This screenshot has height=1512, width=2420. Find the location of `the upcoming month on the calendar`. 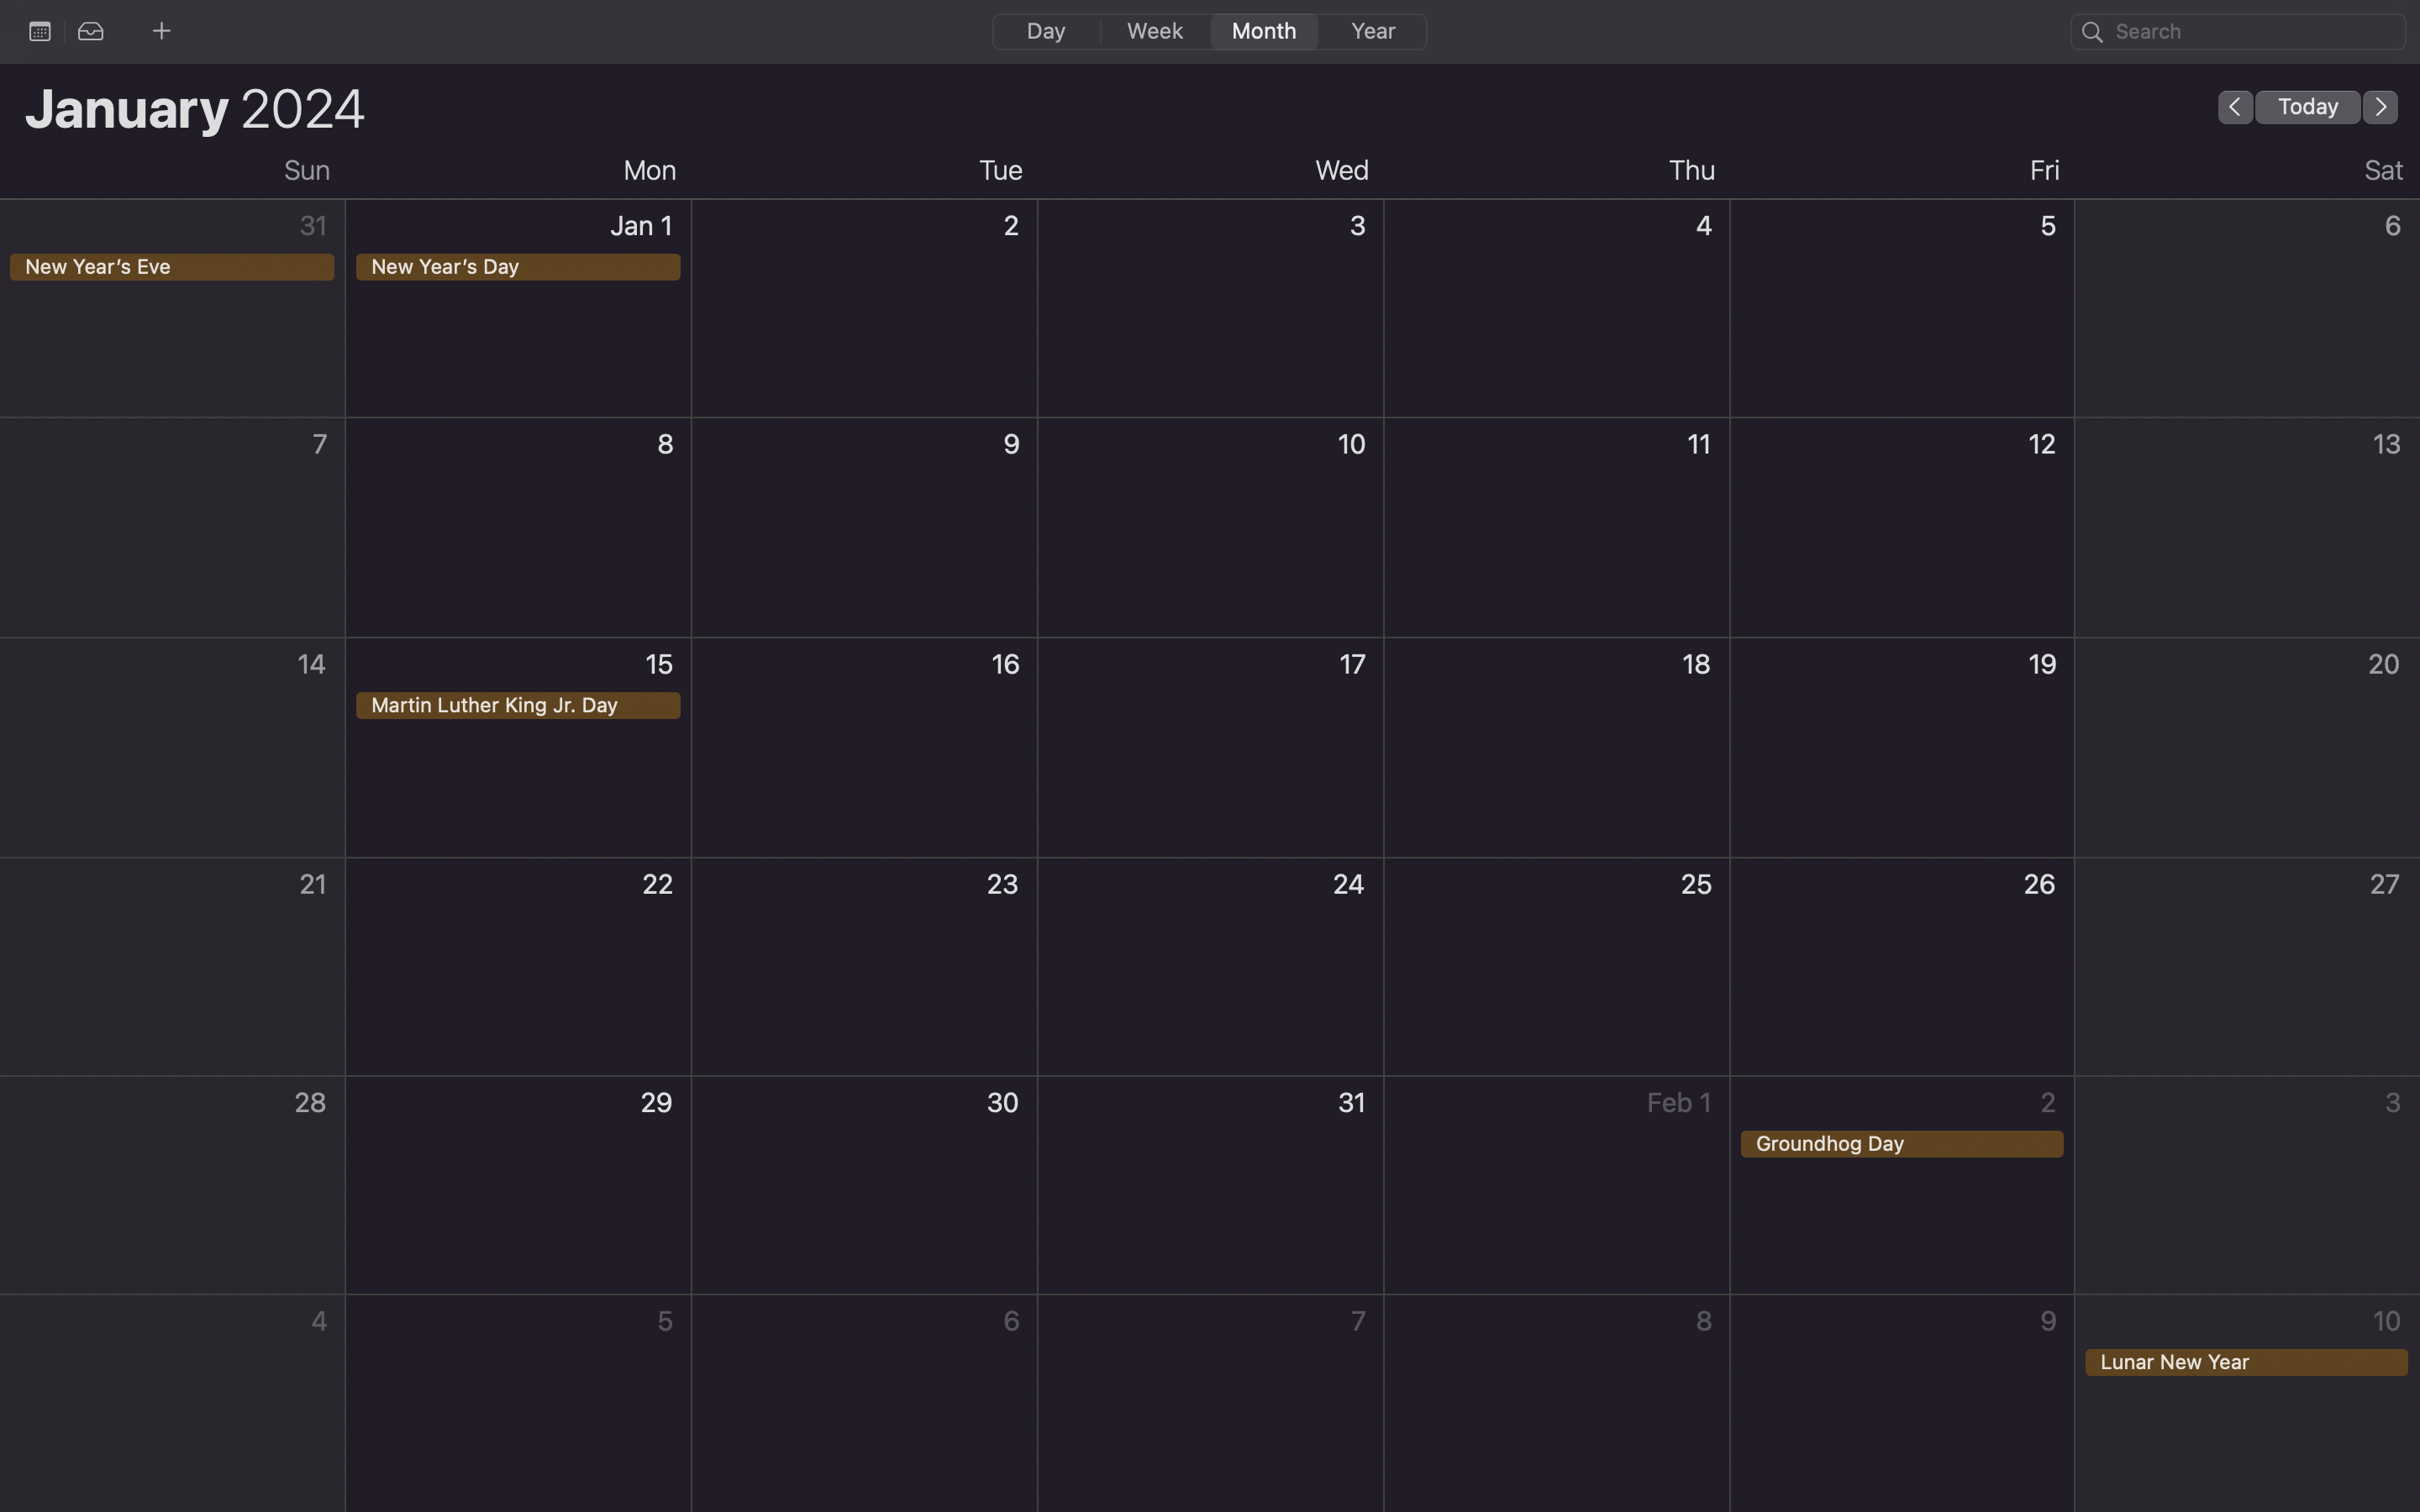

the upcoming month on the calendar is located at coordinates (2381, 105).